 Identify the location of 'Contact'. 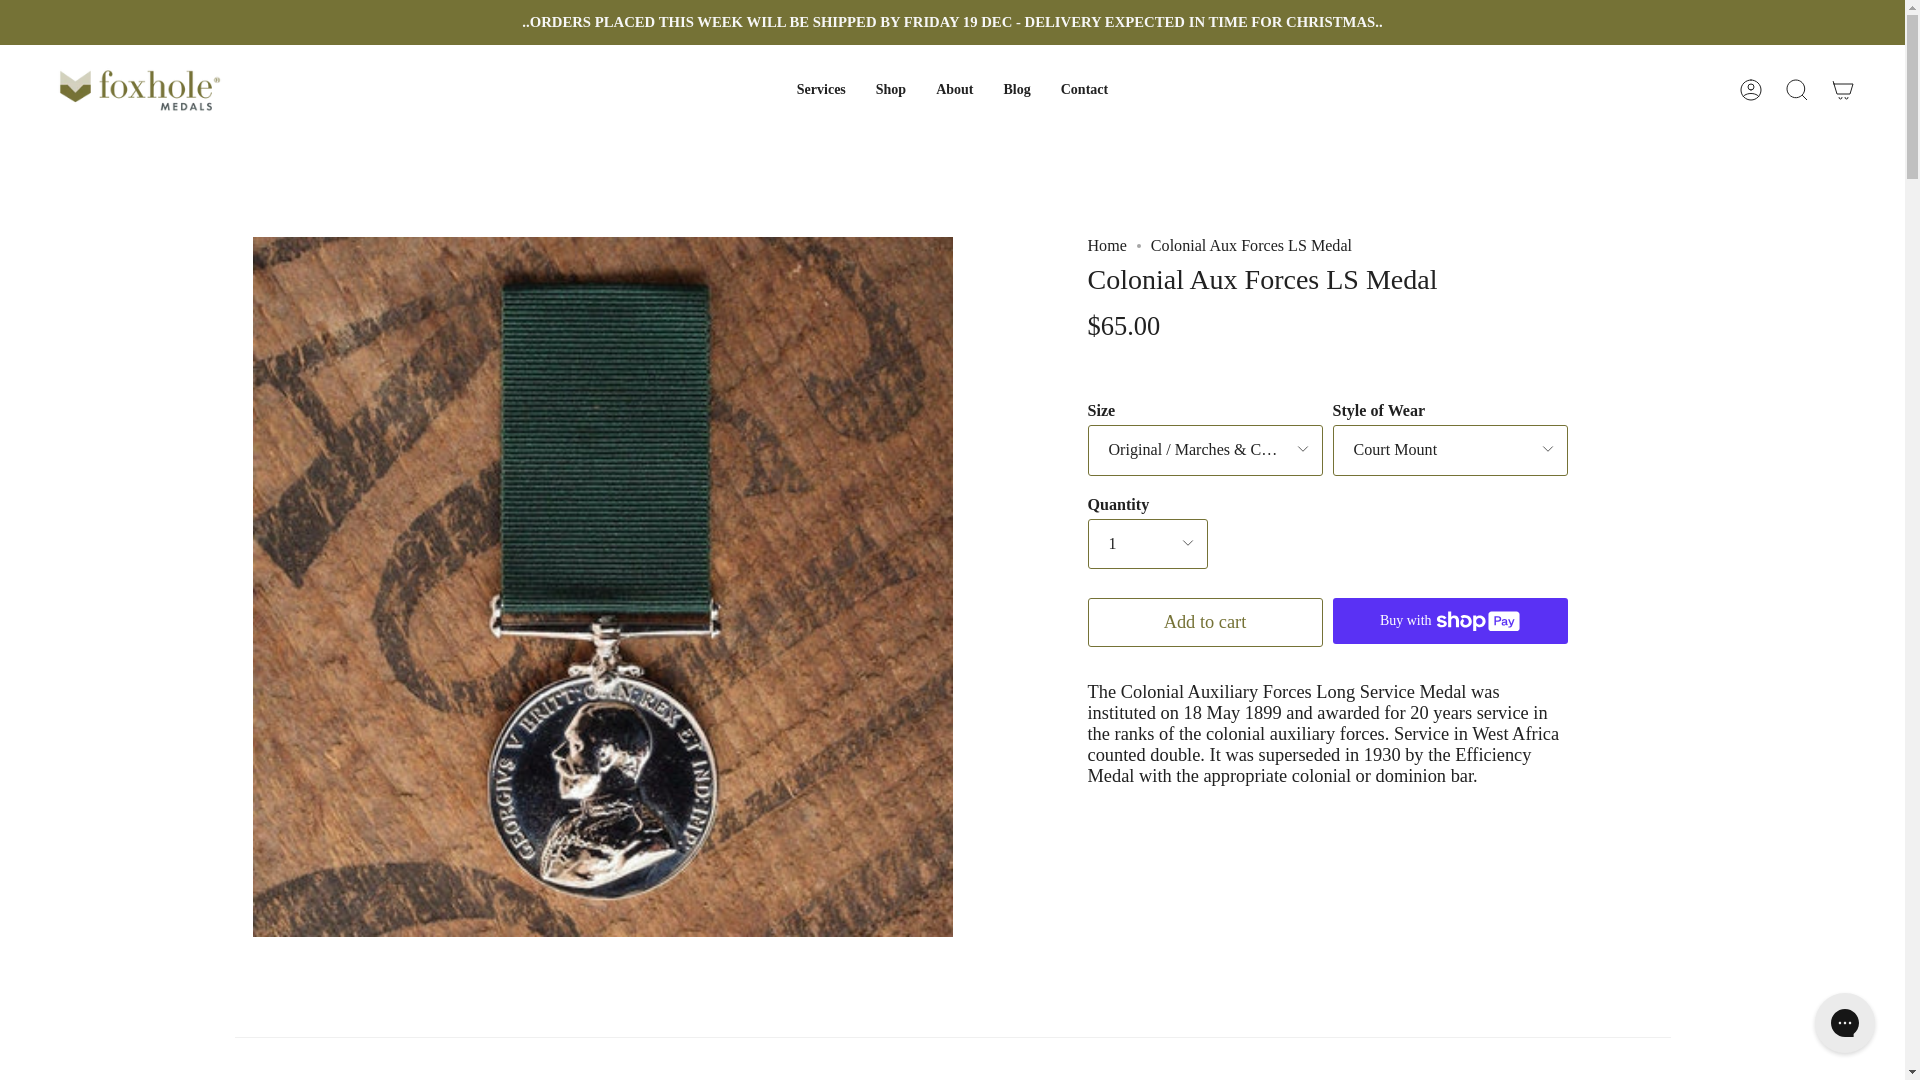
(1083, 90).